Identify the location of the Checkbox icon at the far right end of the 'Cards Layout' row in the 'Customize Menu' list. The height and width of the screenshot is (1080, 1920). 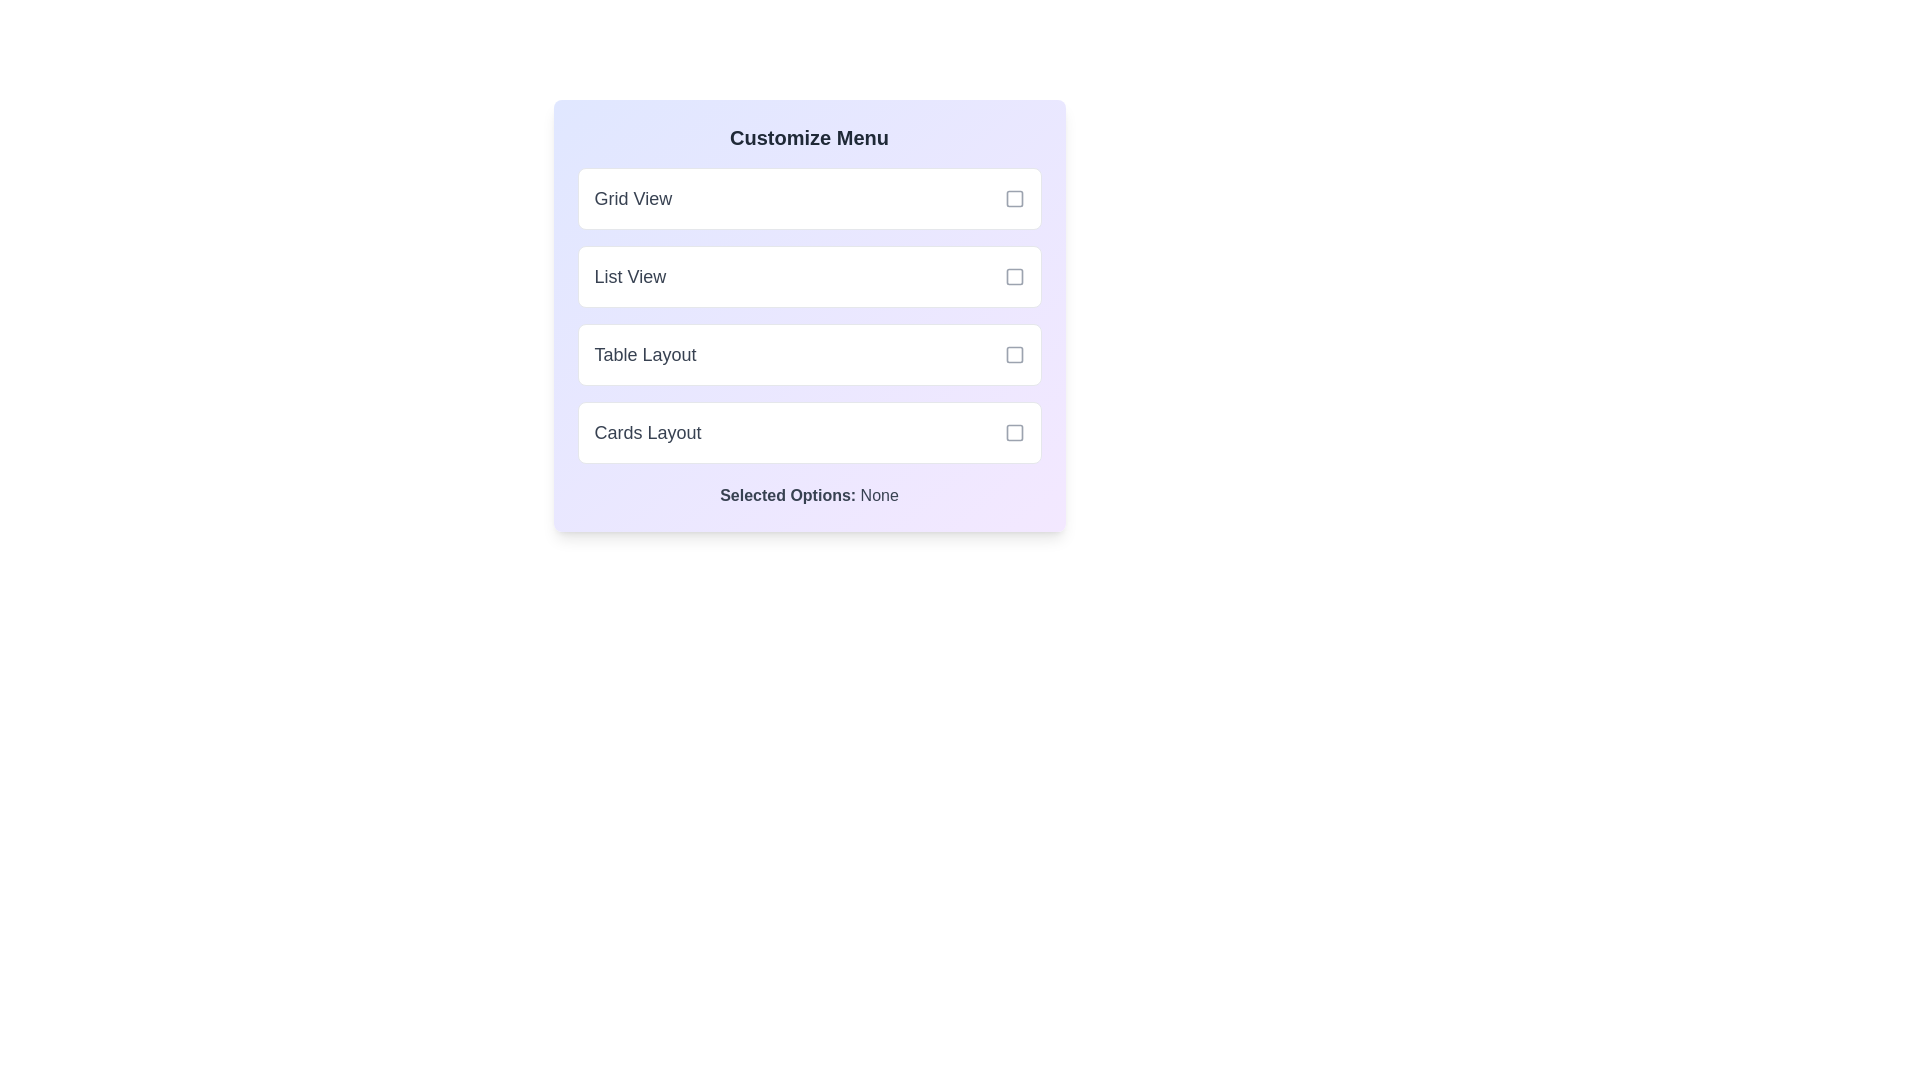
(1014, 431).